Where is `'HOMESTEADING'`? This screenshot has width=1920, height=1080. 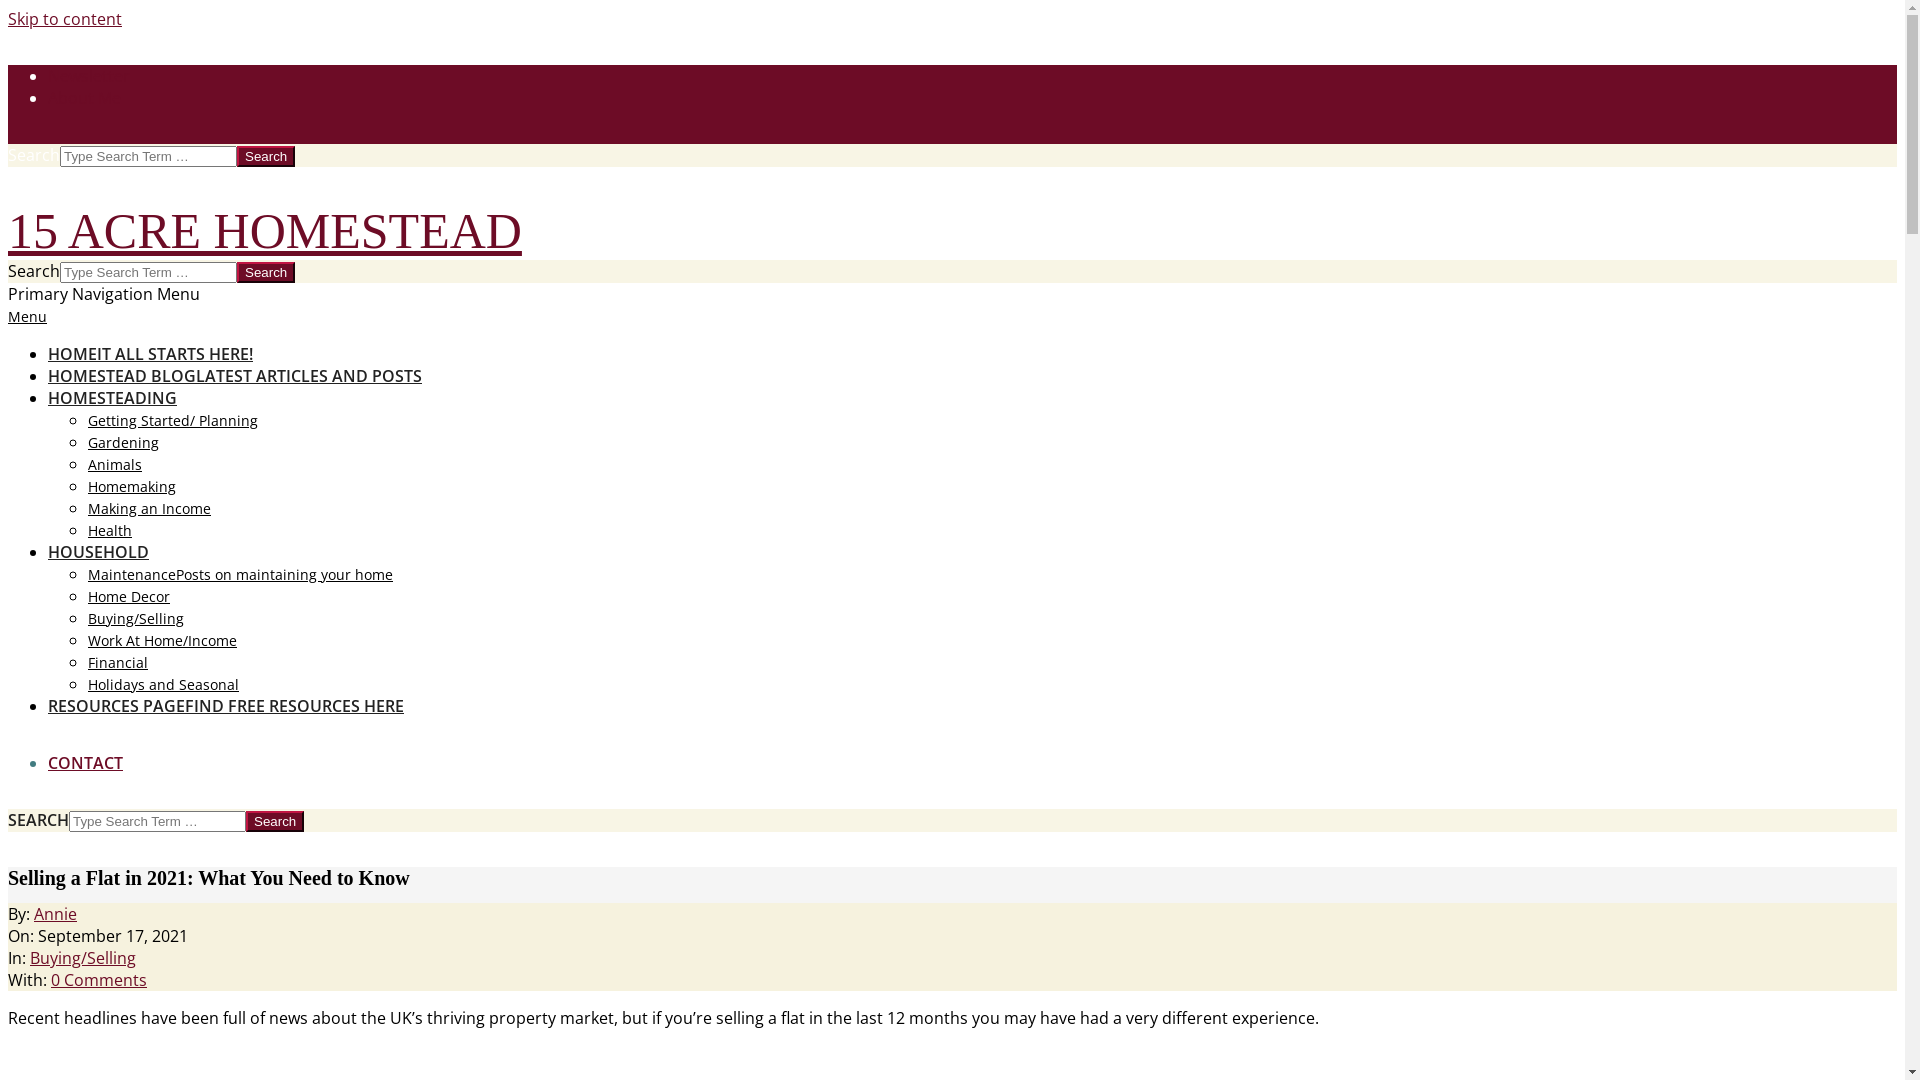
'HOMESTEADING' is located at coordinates (111, 397).